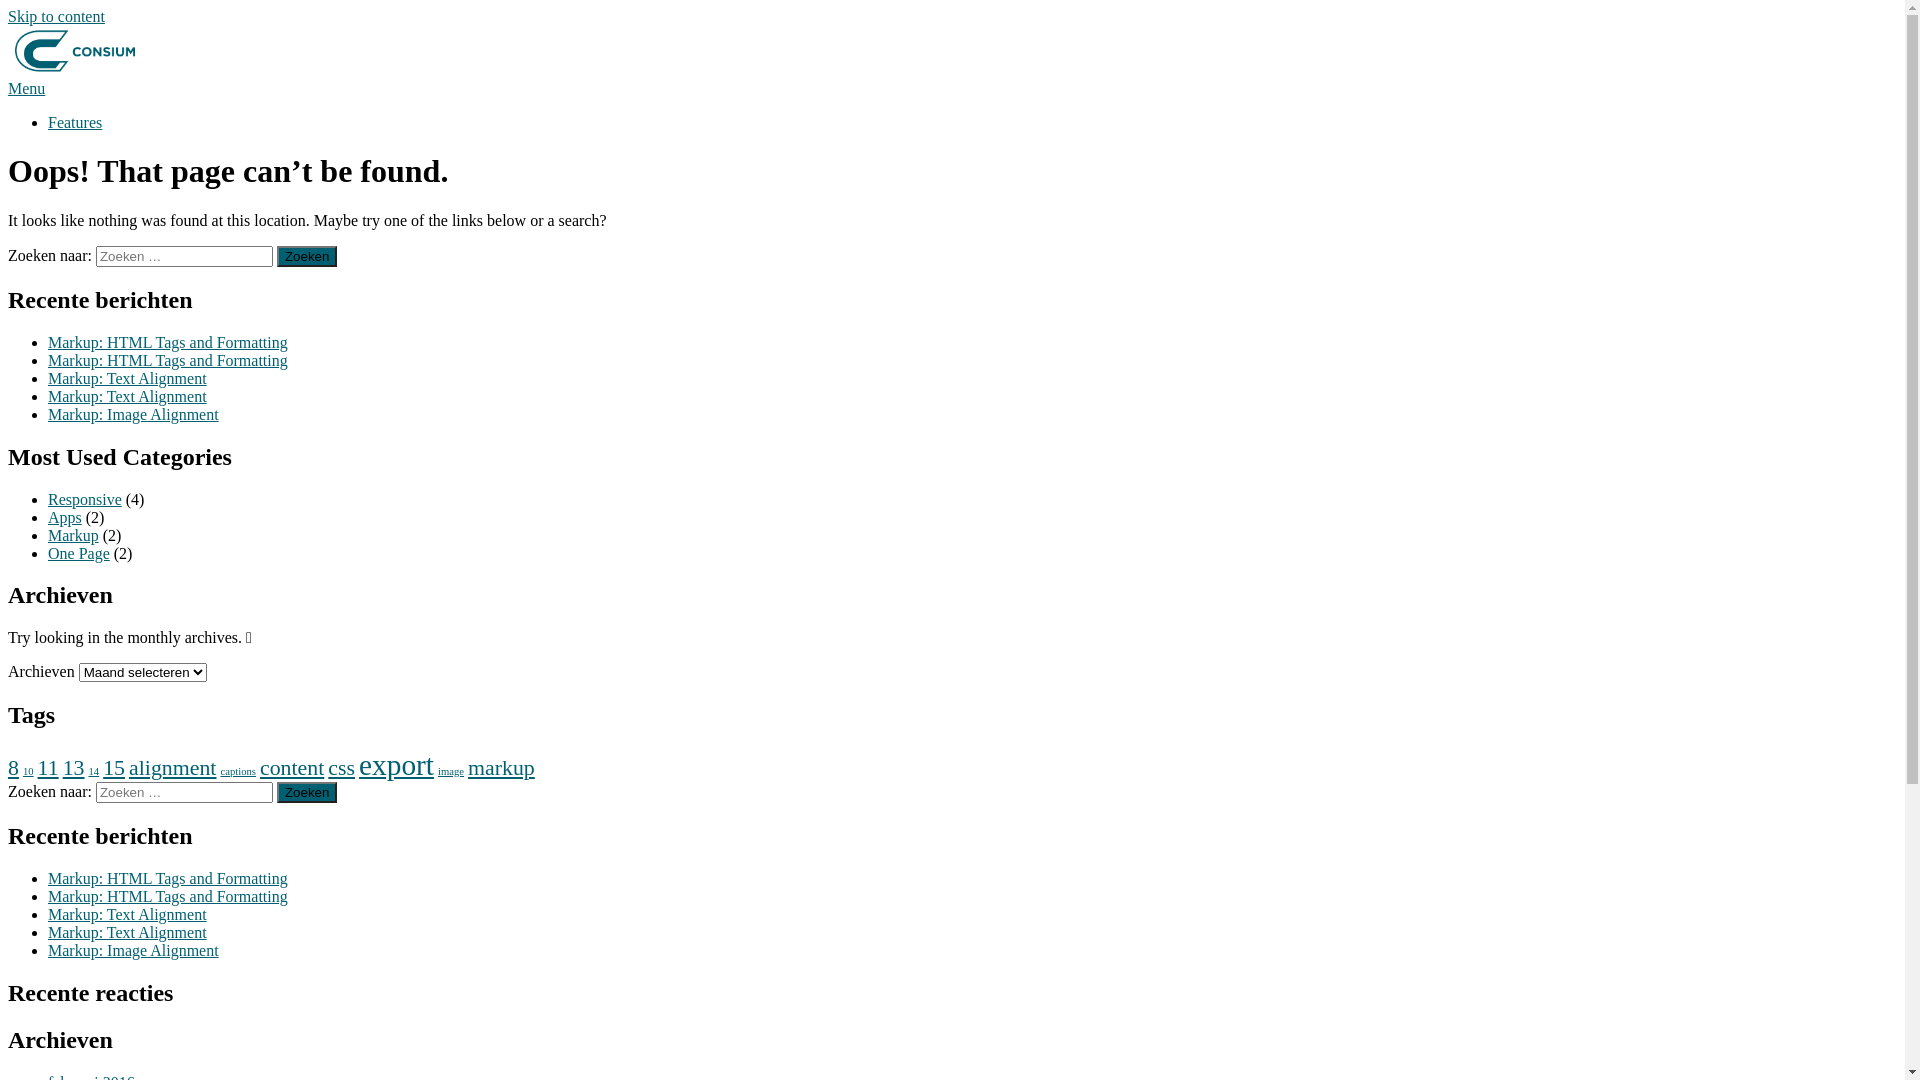 This screenshot has width=1920, height=1080. Describe the element at coordinates (13, 766) in the screenshot. I see `'8'` at that location.